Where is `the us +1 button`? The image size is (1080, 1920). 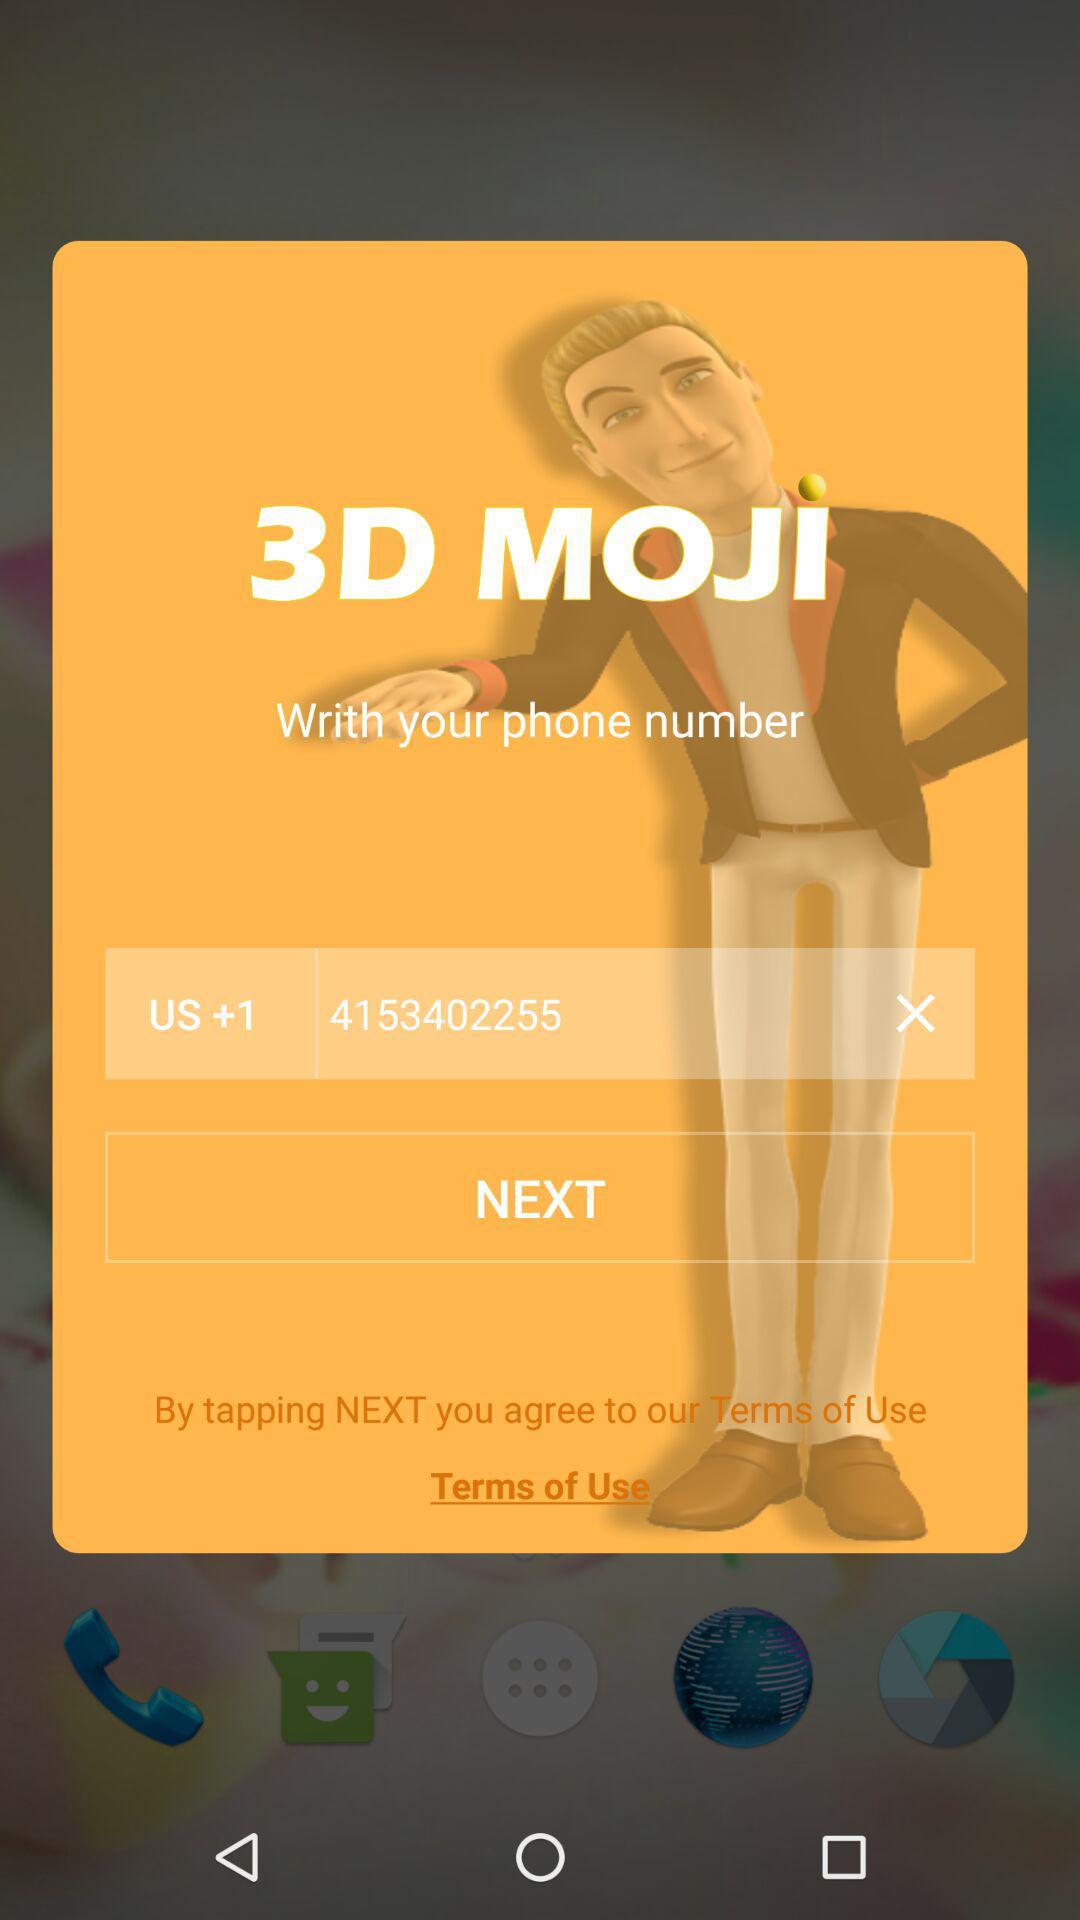 the us +1 button is located at coordinates (204, 1013).